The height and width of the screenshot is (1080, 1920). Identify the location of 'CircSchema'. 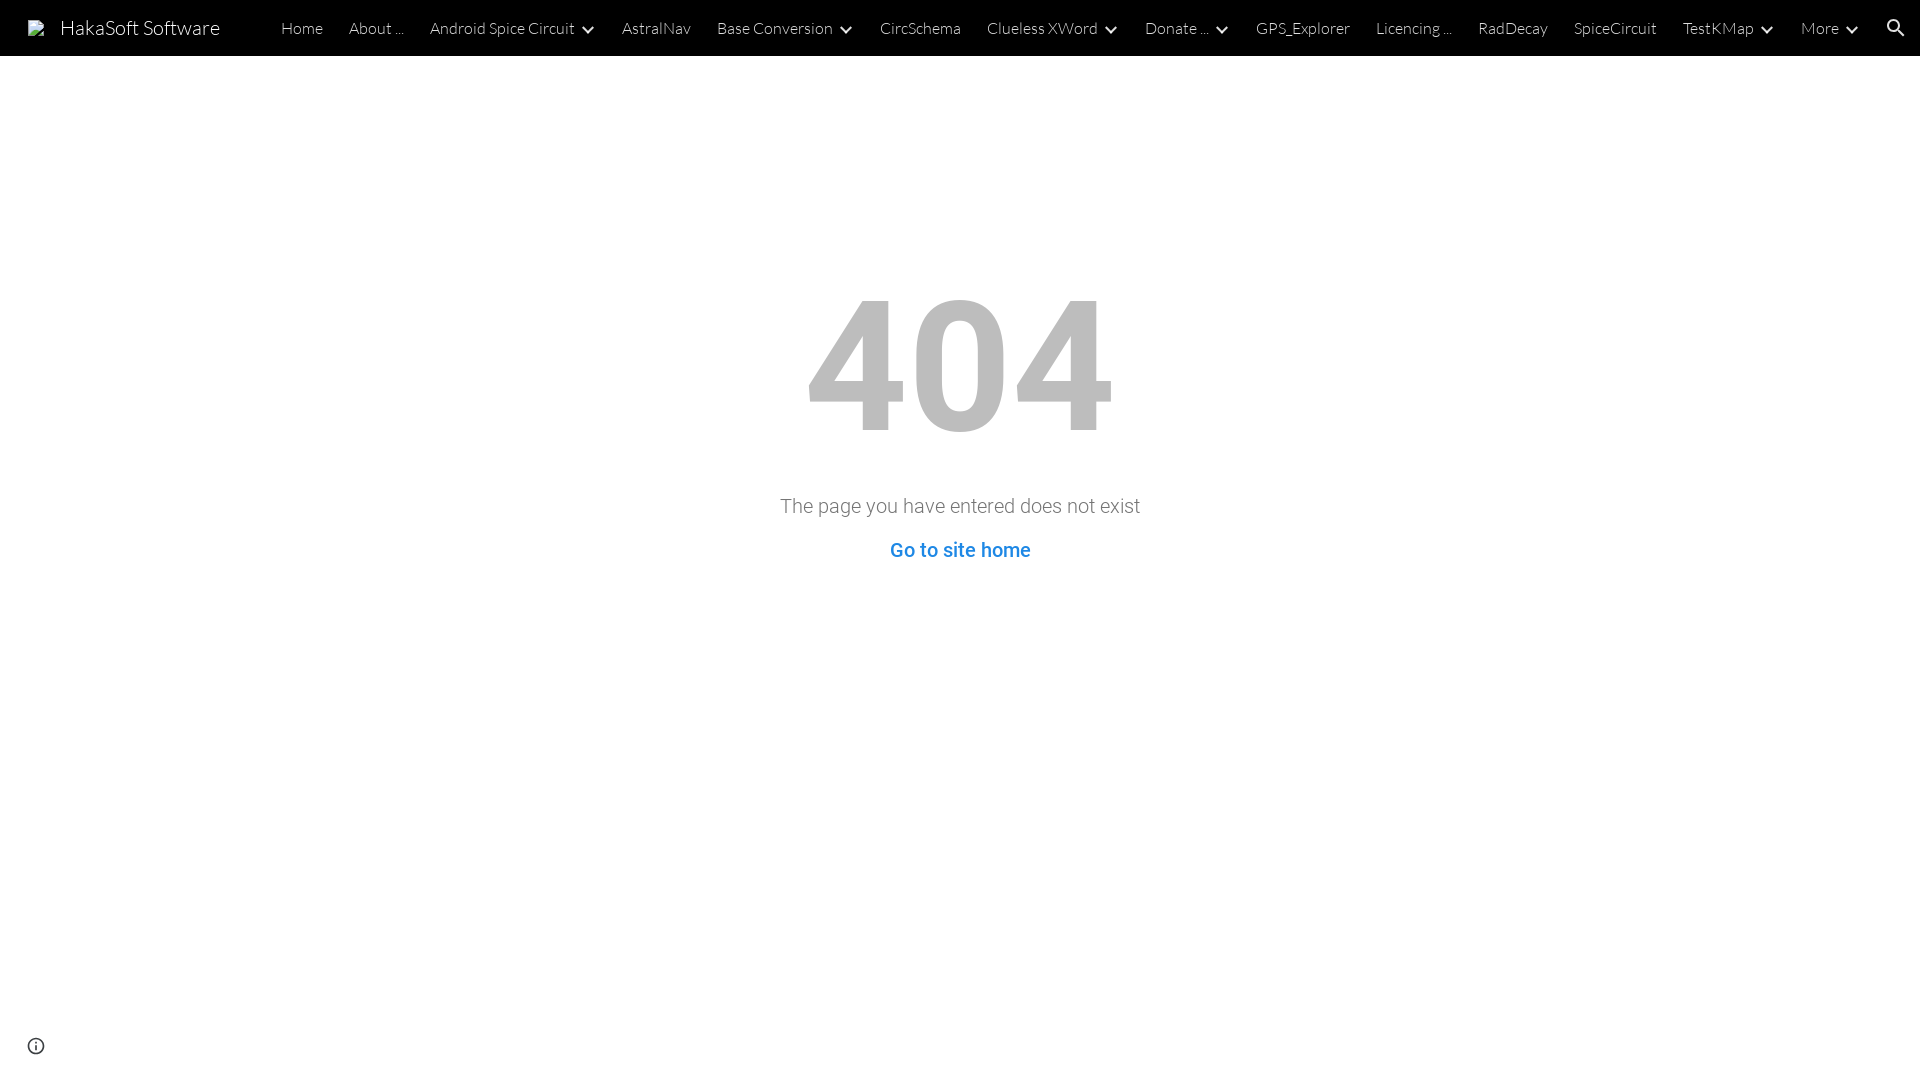
(879, 27).